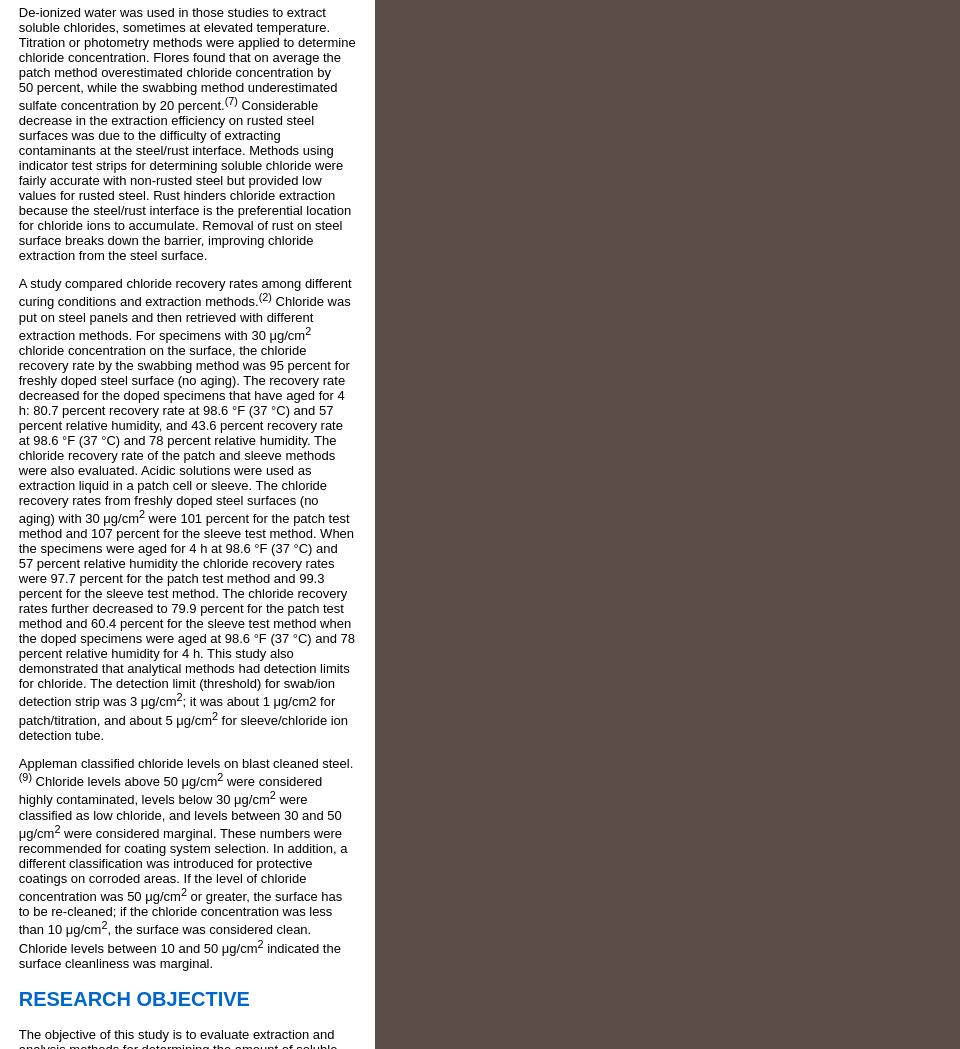 Image resolution: width=960 pixels, height=1049 pixels. I want to click on 'chloride concentration on the surface, the  chloride recovery rate by the swabbing method was 95 percent for freshly doped steel  surface (no aging). The recovery rate decreased for the doped specimens that  have aged for 4 h: 80.7 percent recovery rate at 98.6 °F (37 °C) and 57 percent  relative humidity, and 43.6 percent recovery rate at 98.6 °F (37 °C) and 78  percent relative humidity. The chloride recovery rate of the patch and sleeve  methods were also evaluated. Acidic solutions were used as extraction liquid in  a patch cell or sleeve. The chloride recovery rates from freshly doped steel  surfaces (no aging) with 30 μg/cm', so click(16, 433).